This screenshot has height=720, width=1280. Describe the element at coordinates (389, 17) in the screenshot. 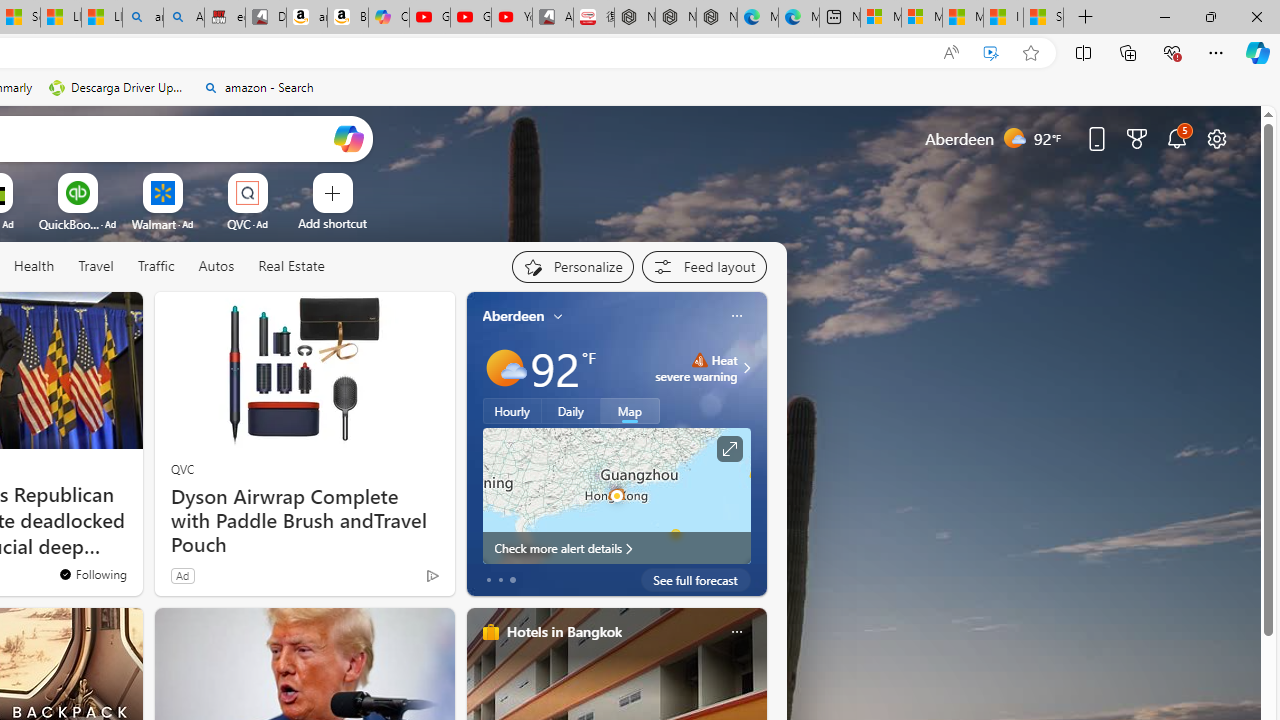

I see `'Copilot'` at that location.